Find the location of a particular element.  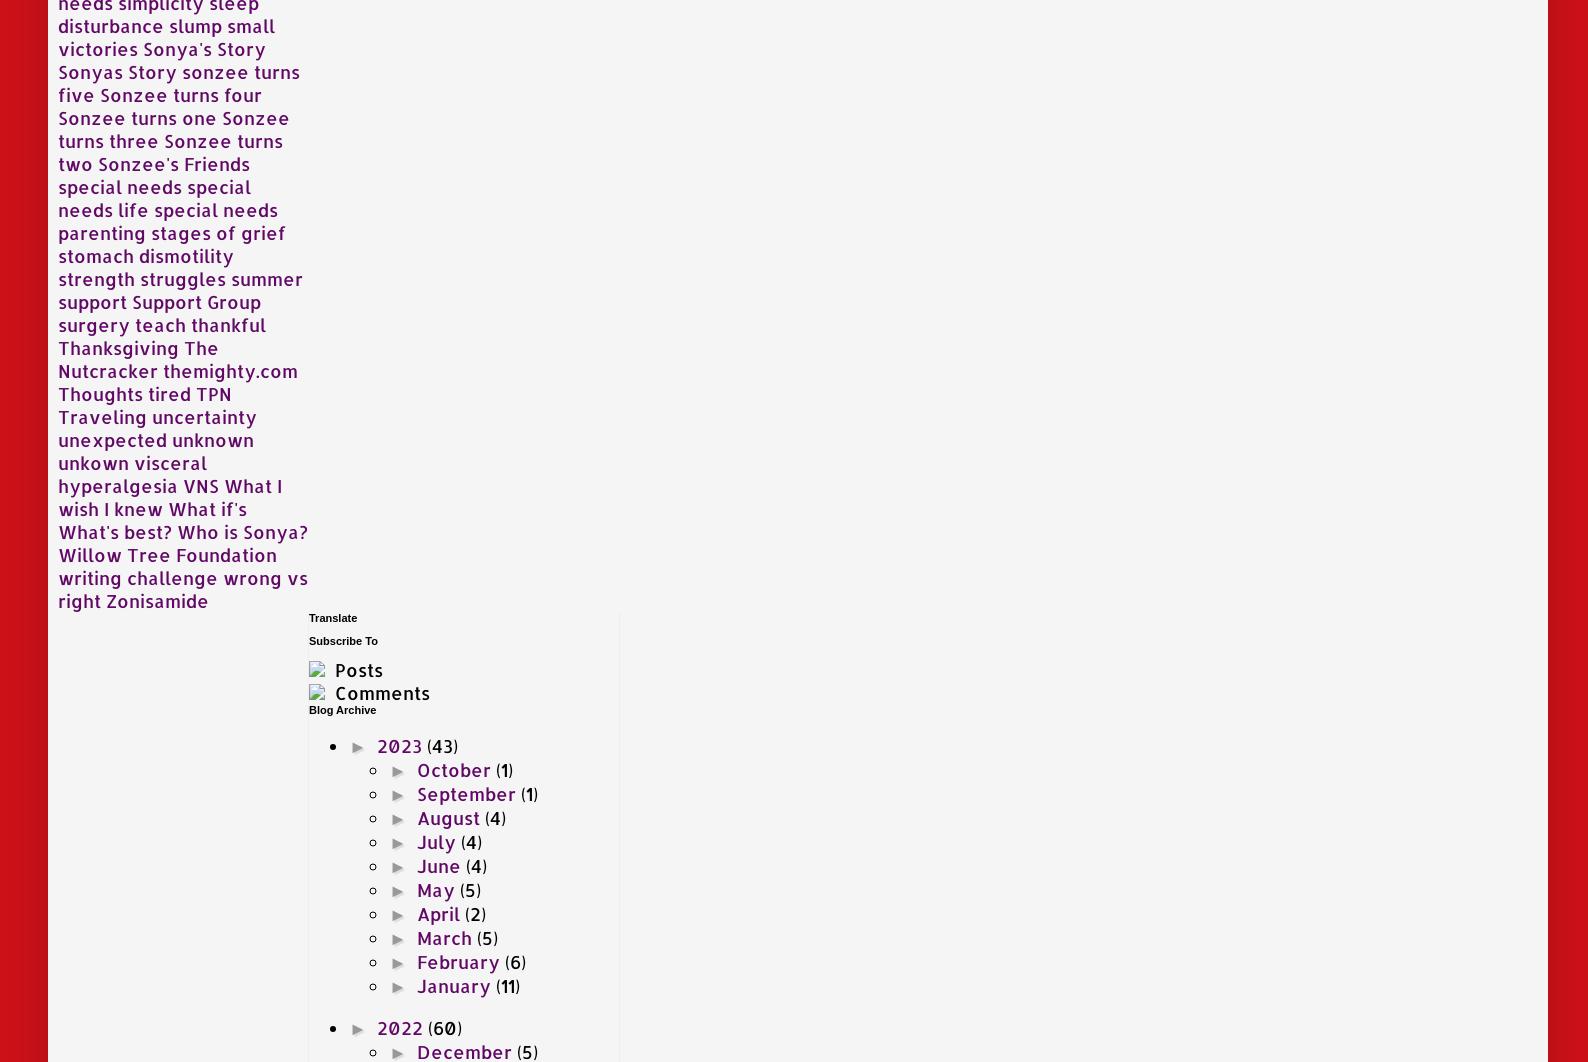

'unexpected' is located at coordinates (111, 437).